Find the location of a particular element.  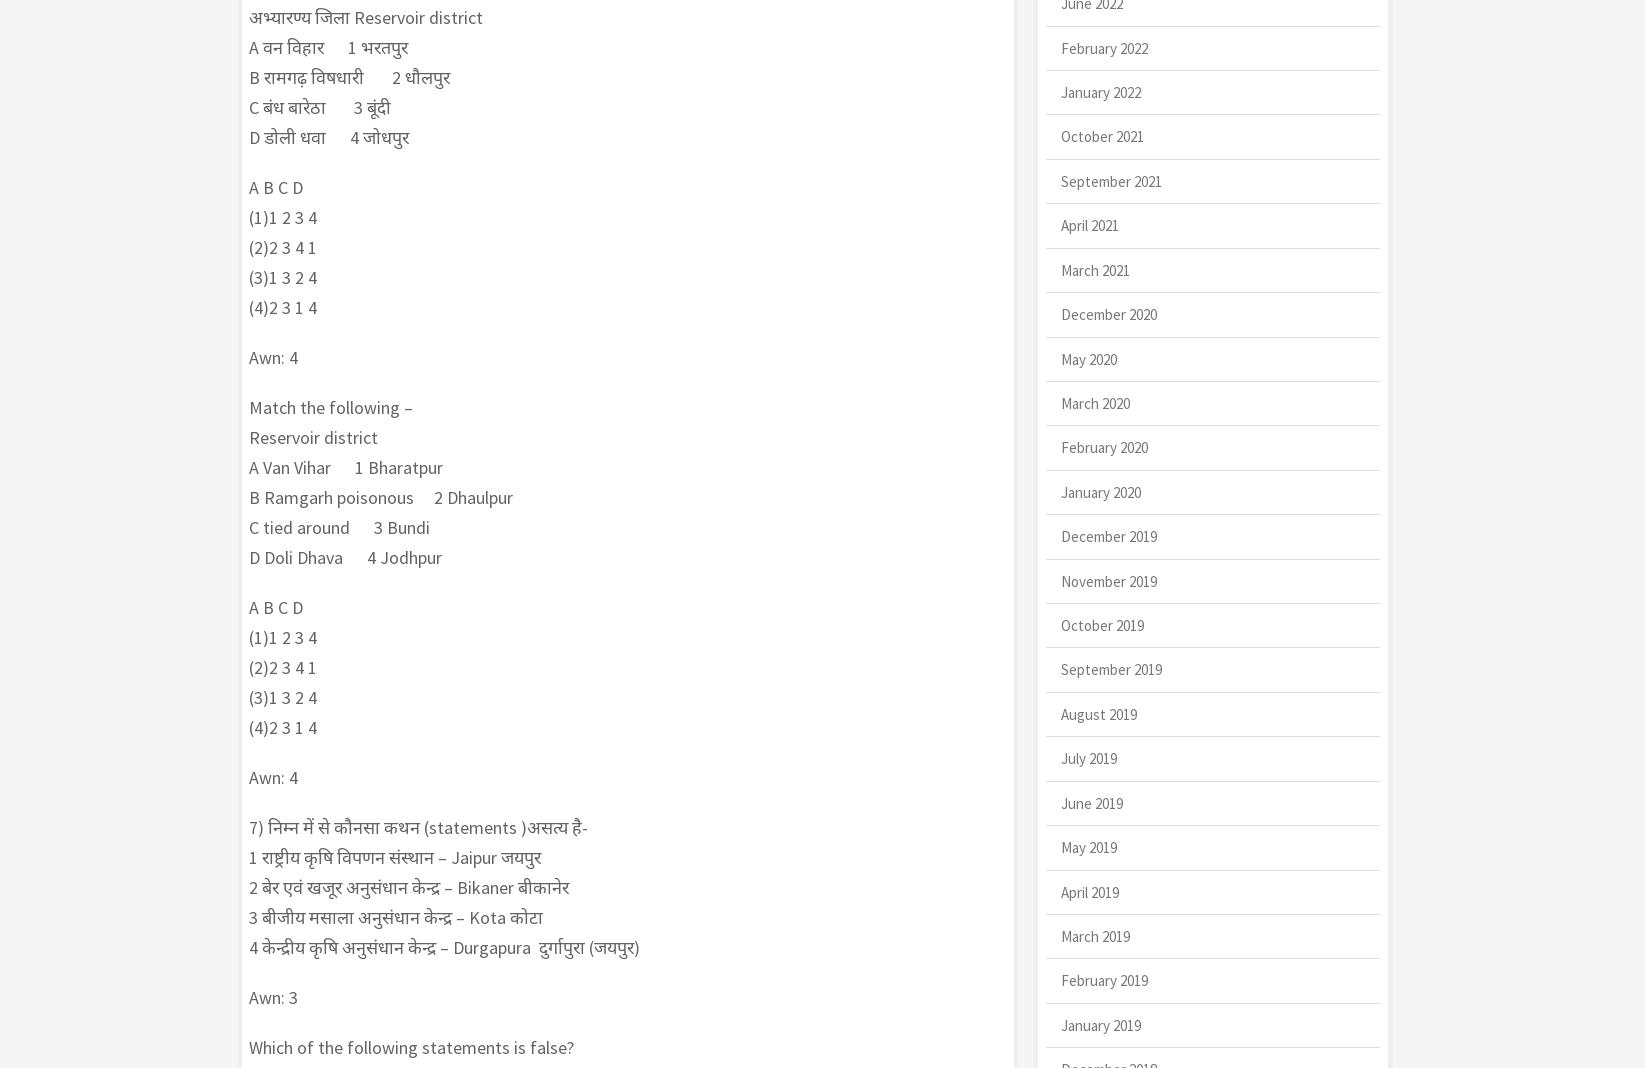

'January 2019' is located at coordinates (1059, 1024).